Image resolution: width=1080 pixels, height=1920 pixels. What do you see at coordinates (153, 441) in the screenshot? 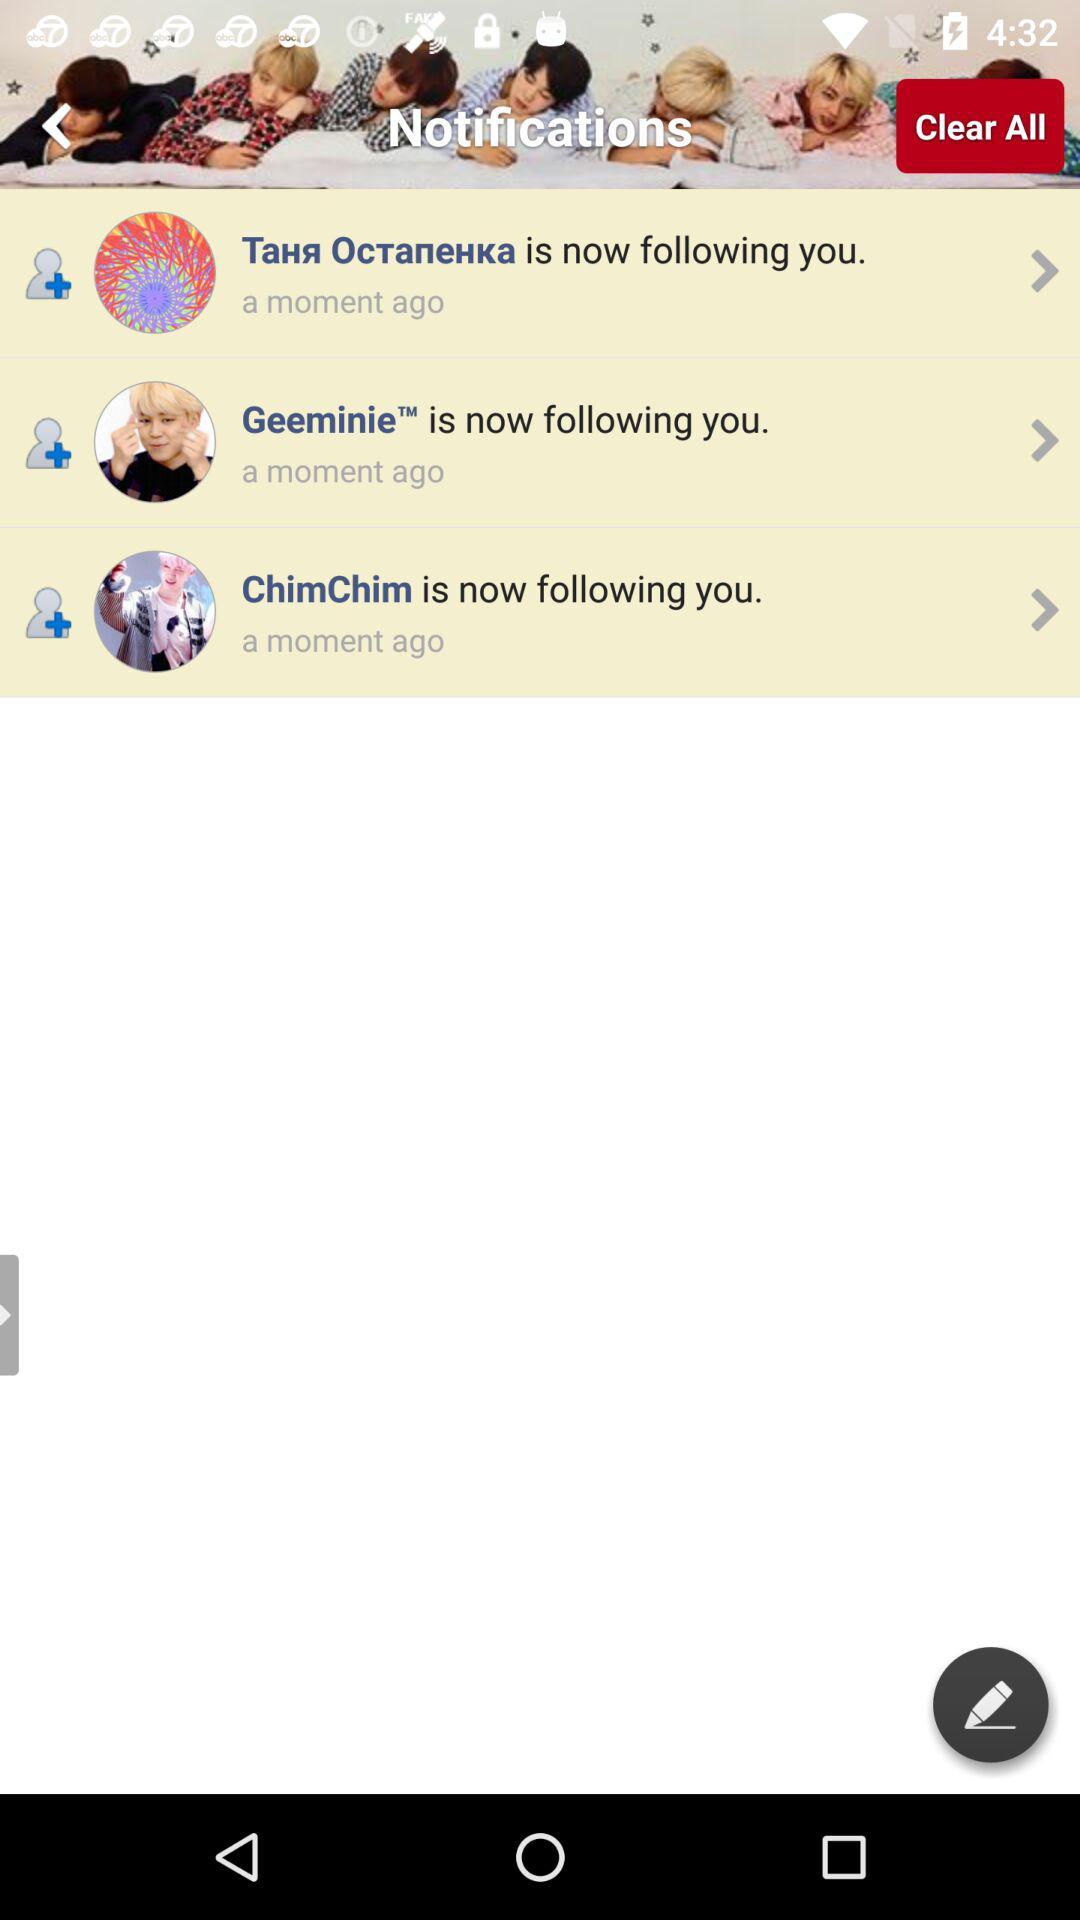
I see `request` at bounding box center [153, 441].